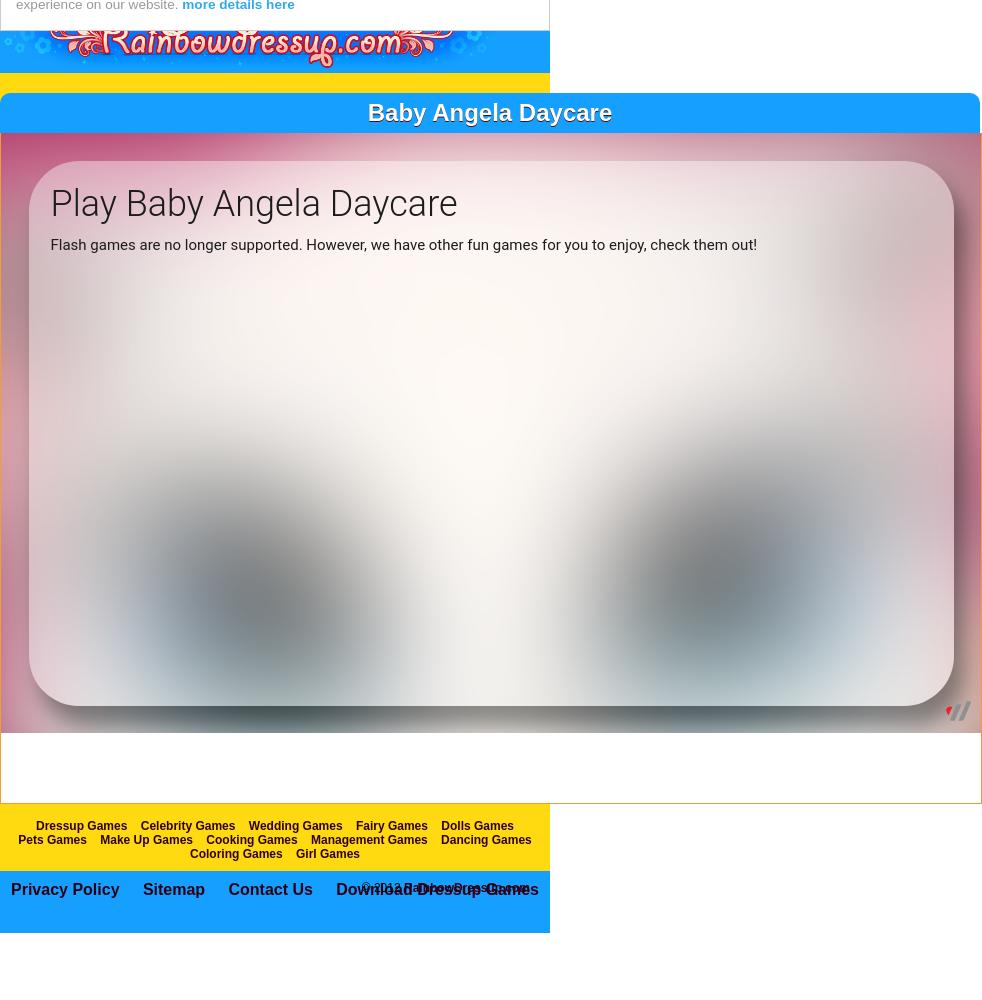 This screenshot has width=982, height=1000. I want to click on 'Cooking Games', so click(251, 881).